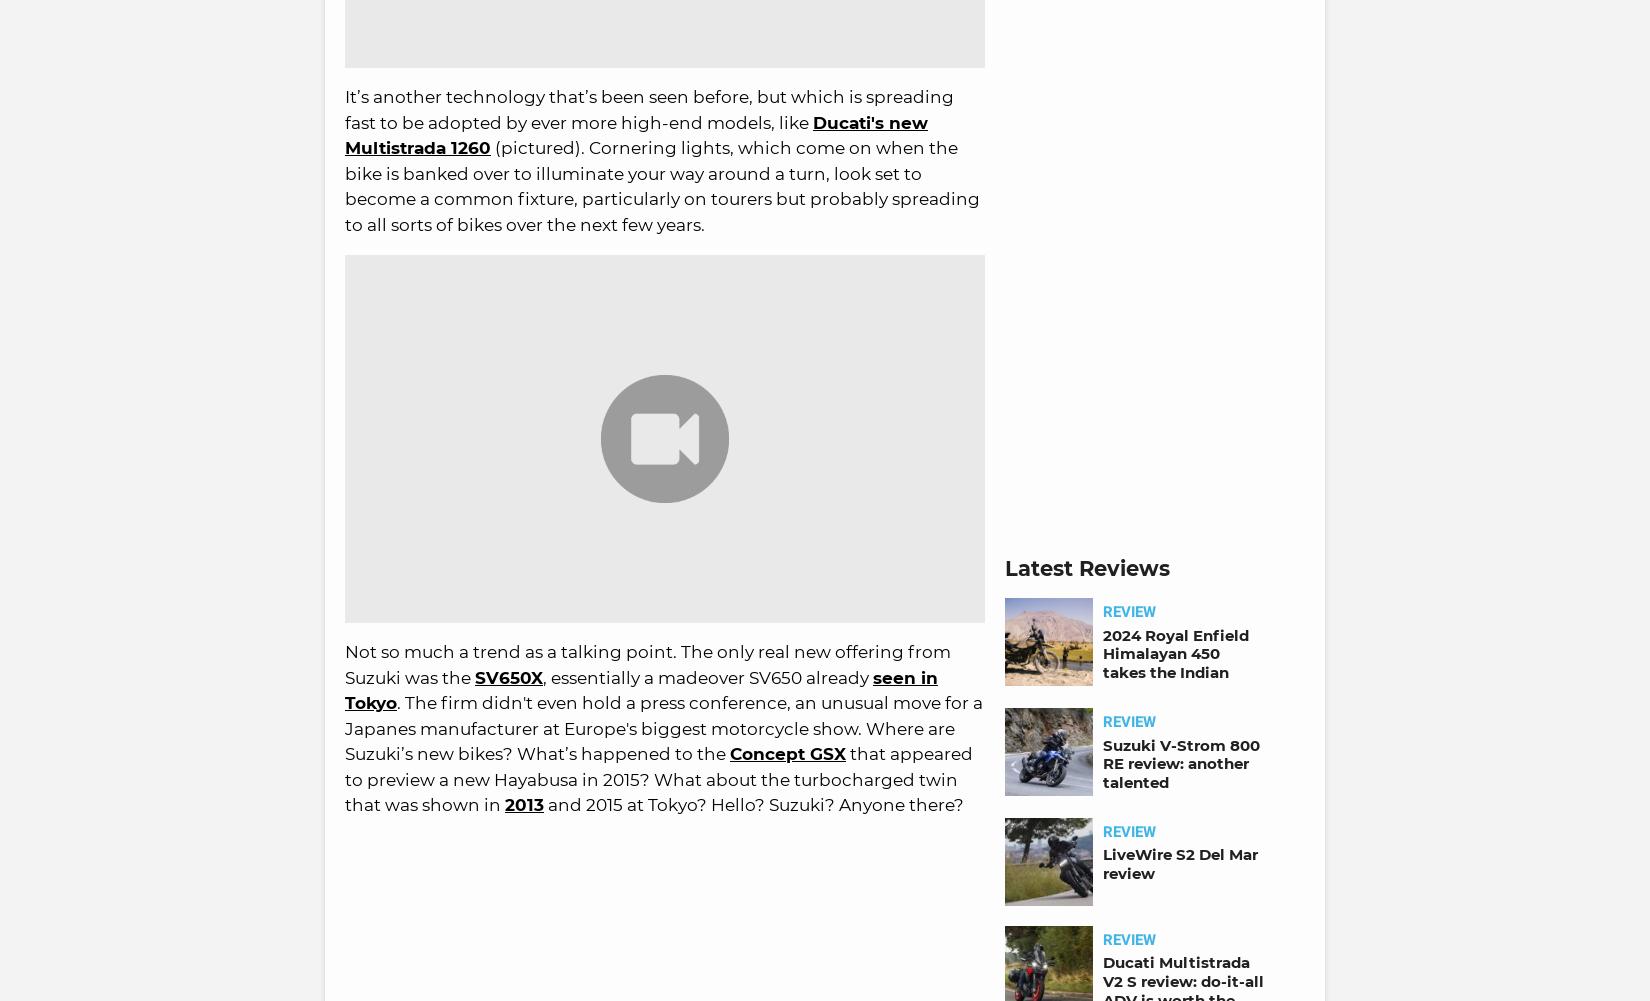 This screenshot has height=1001, width=1650. I want to click on 'Not so much a trend as a talking point. The only real new offering from Suzuki was the', so click(646, 663).